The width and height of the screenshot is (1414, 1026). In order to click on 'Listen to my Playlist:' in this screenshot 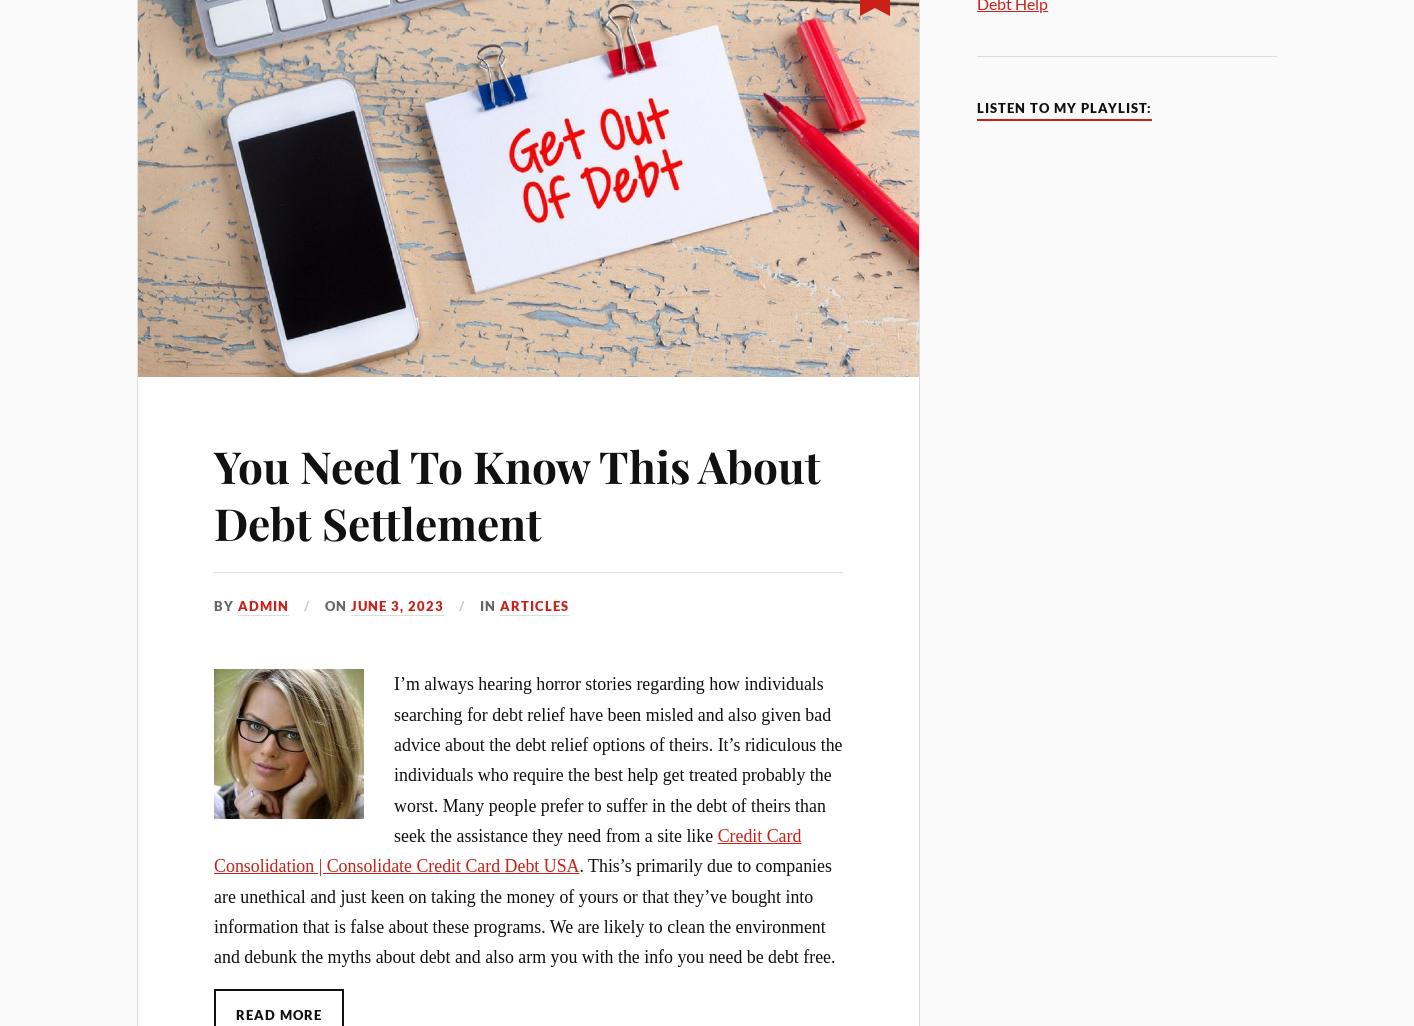, I will do `click(1064, 108)`.